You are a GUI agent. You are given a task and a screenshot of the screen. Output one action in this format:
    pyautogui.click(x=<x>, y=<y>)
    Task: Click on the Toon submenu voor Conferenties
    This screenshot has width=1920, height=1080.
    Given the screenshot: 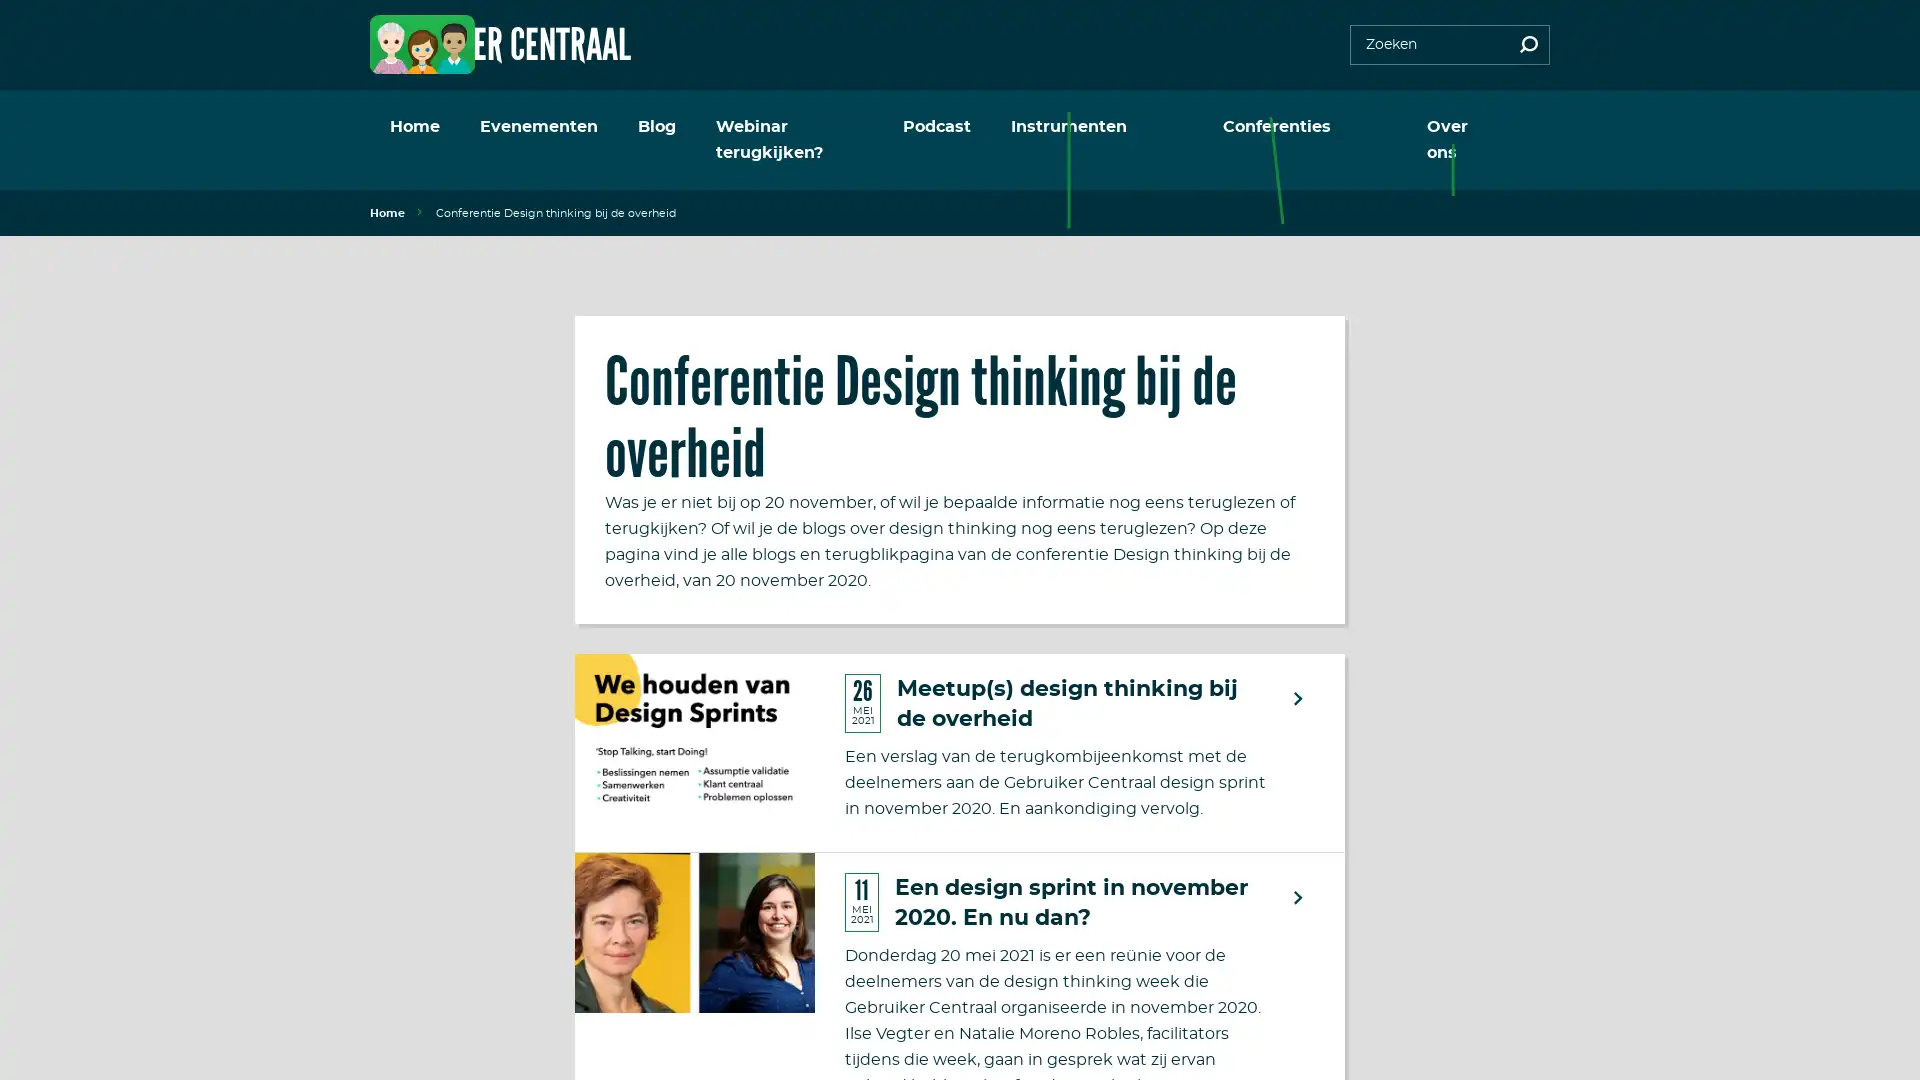 What is the action you would take?
    pyautogui.click(x=1367, y=127)
    